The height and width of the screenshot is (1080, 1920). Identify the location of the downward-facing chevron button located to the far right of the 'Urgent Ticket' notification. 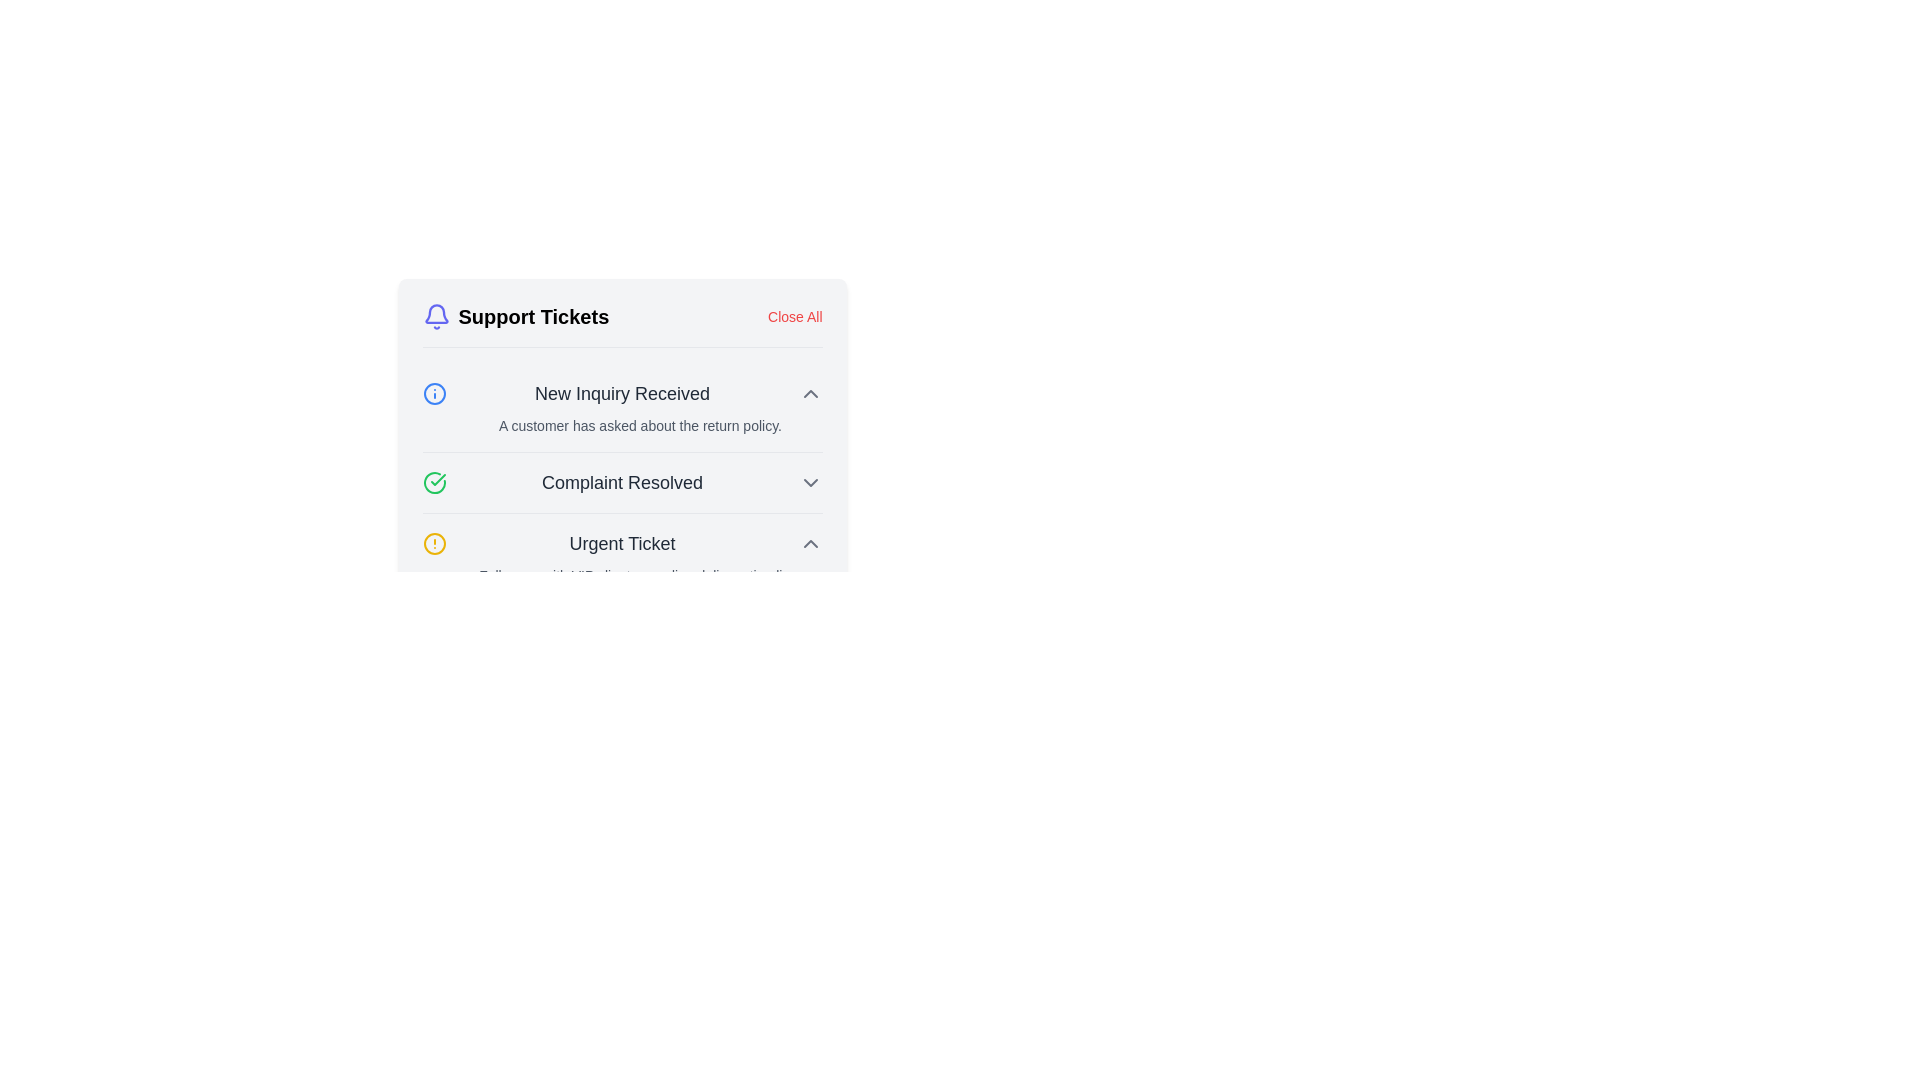
(810, 543).